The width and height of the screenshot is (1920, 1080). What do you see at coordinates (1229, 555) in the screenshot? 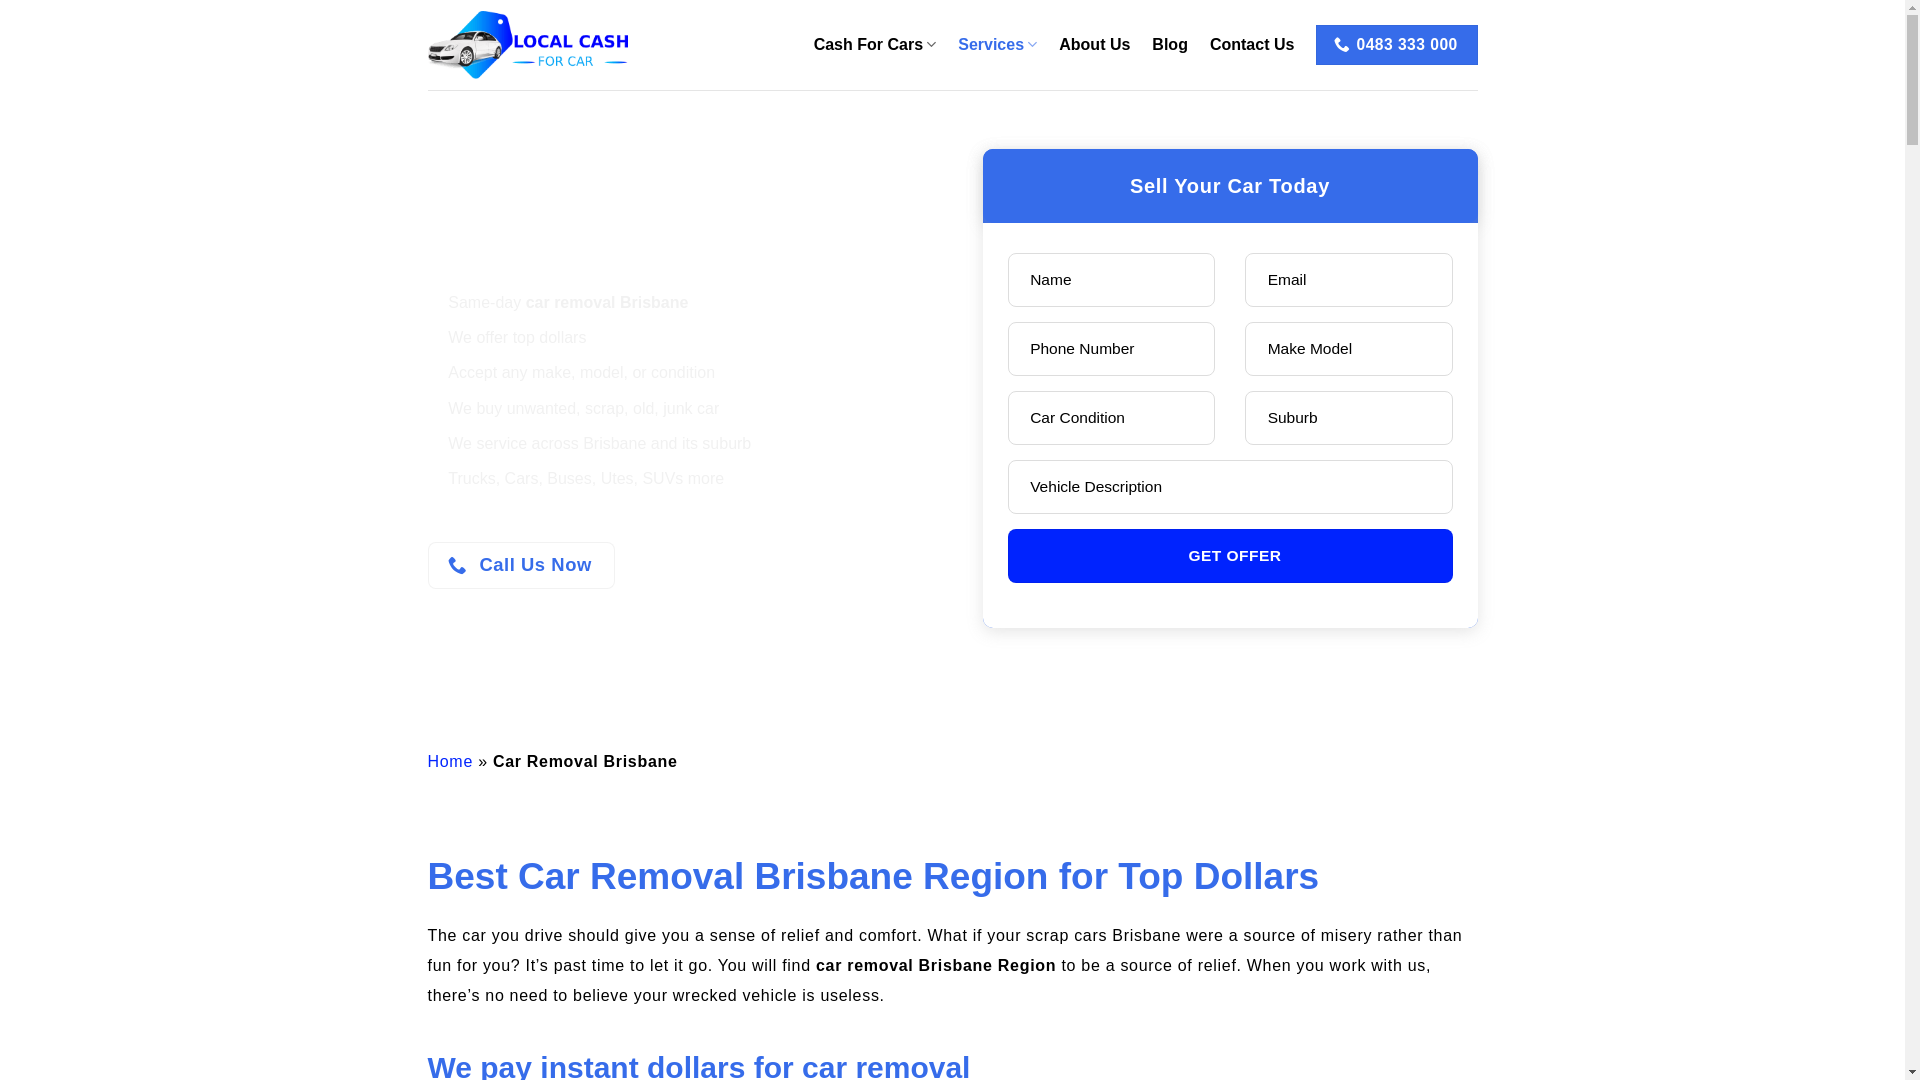
I see `'Get offer'` at bounding box center [1229, 555].